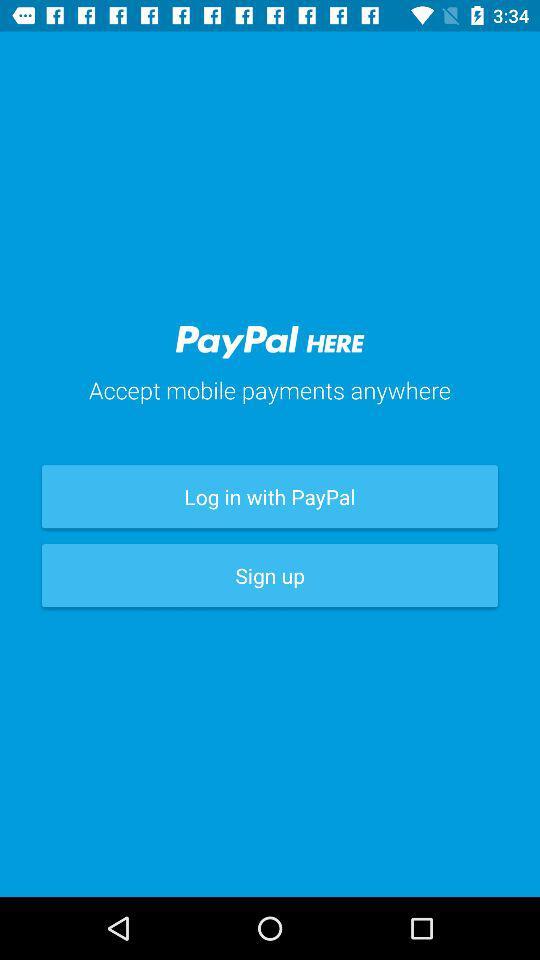  I want to click on the item below accept mobile payments, so click(270, 495).